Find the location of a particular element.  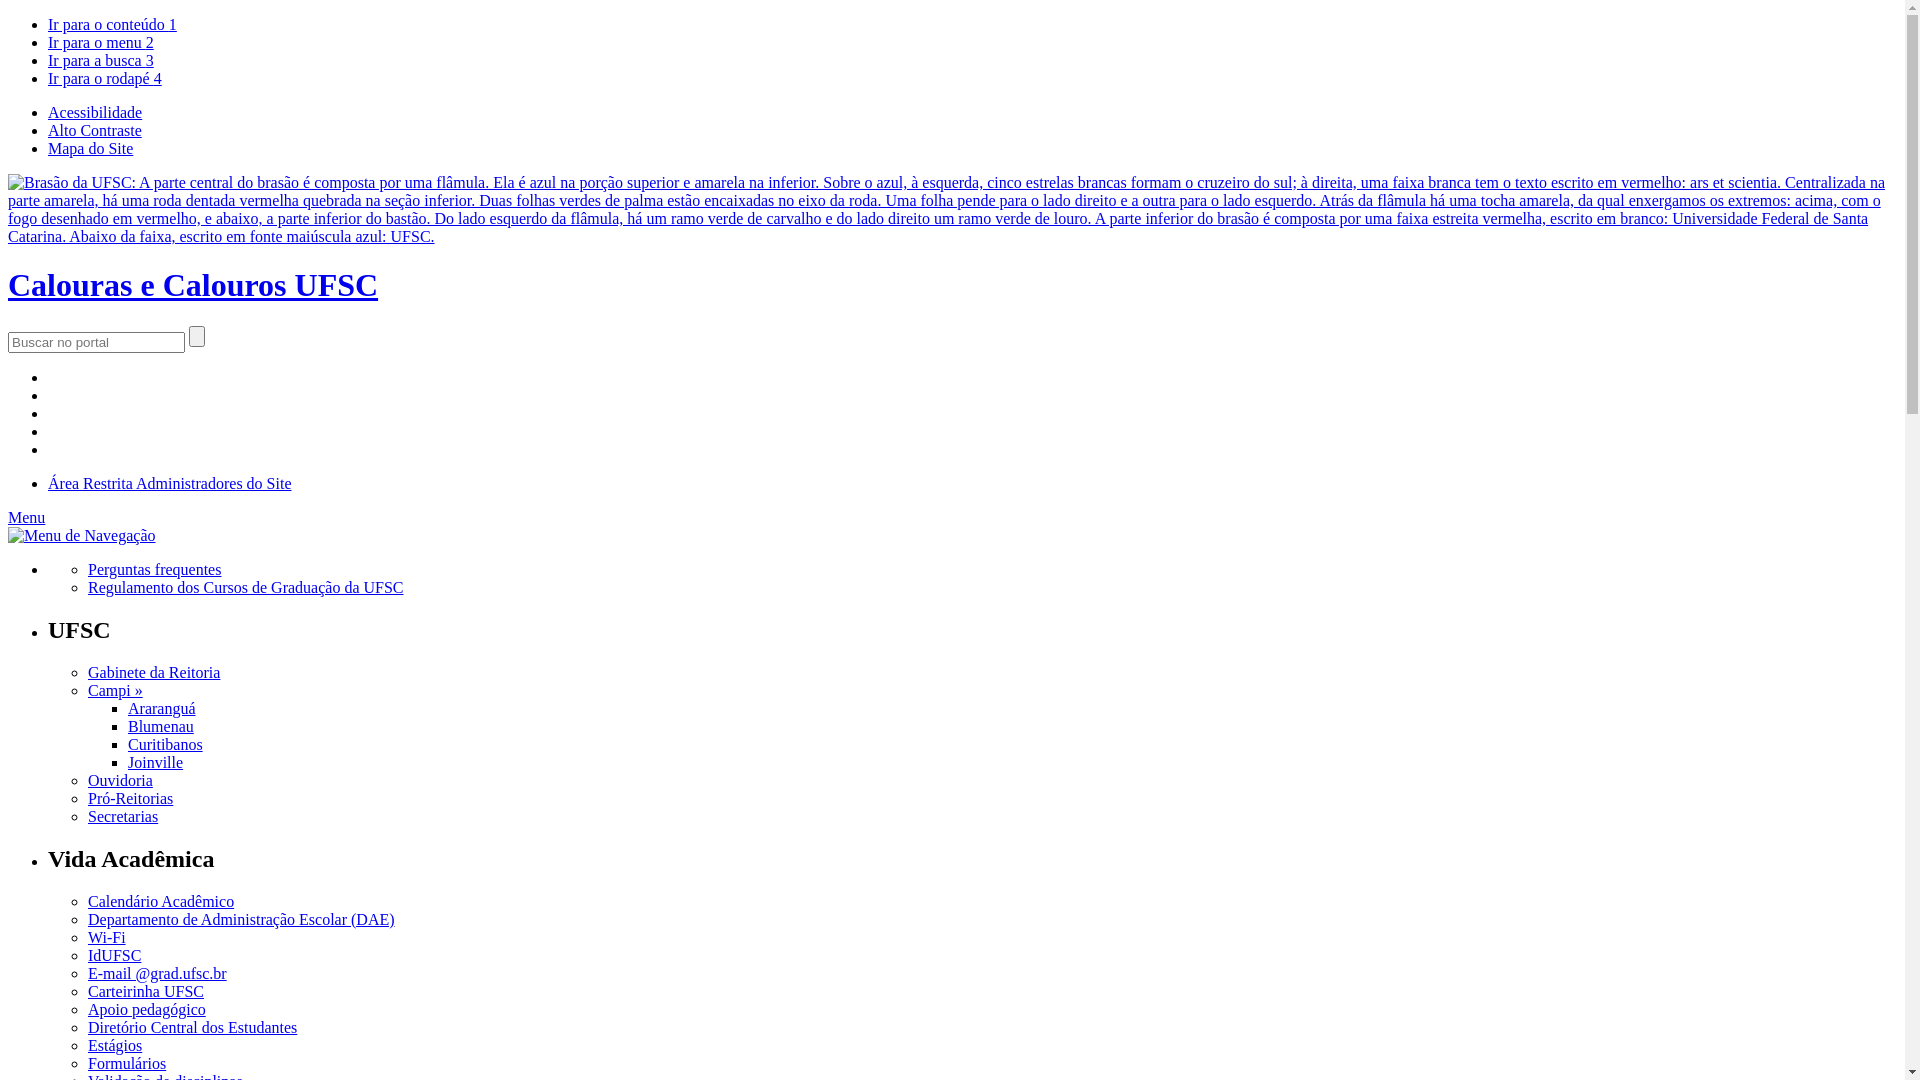

'Blumenau' is located at coordinates (161, 726).